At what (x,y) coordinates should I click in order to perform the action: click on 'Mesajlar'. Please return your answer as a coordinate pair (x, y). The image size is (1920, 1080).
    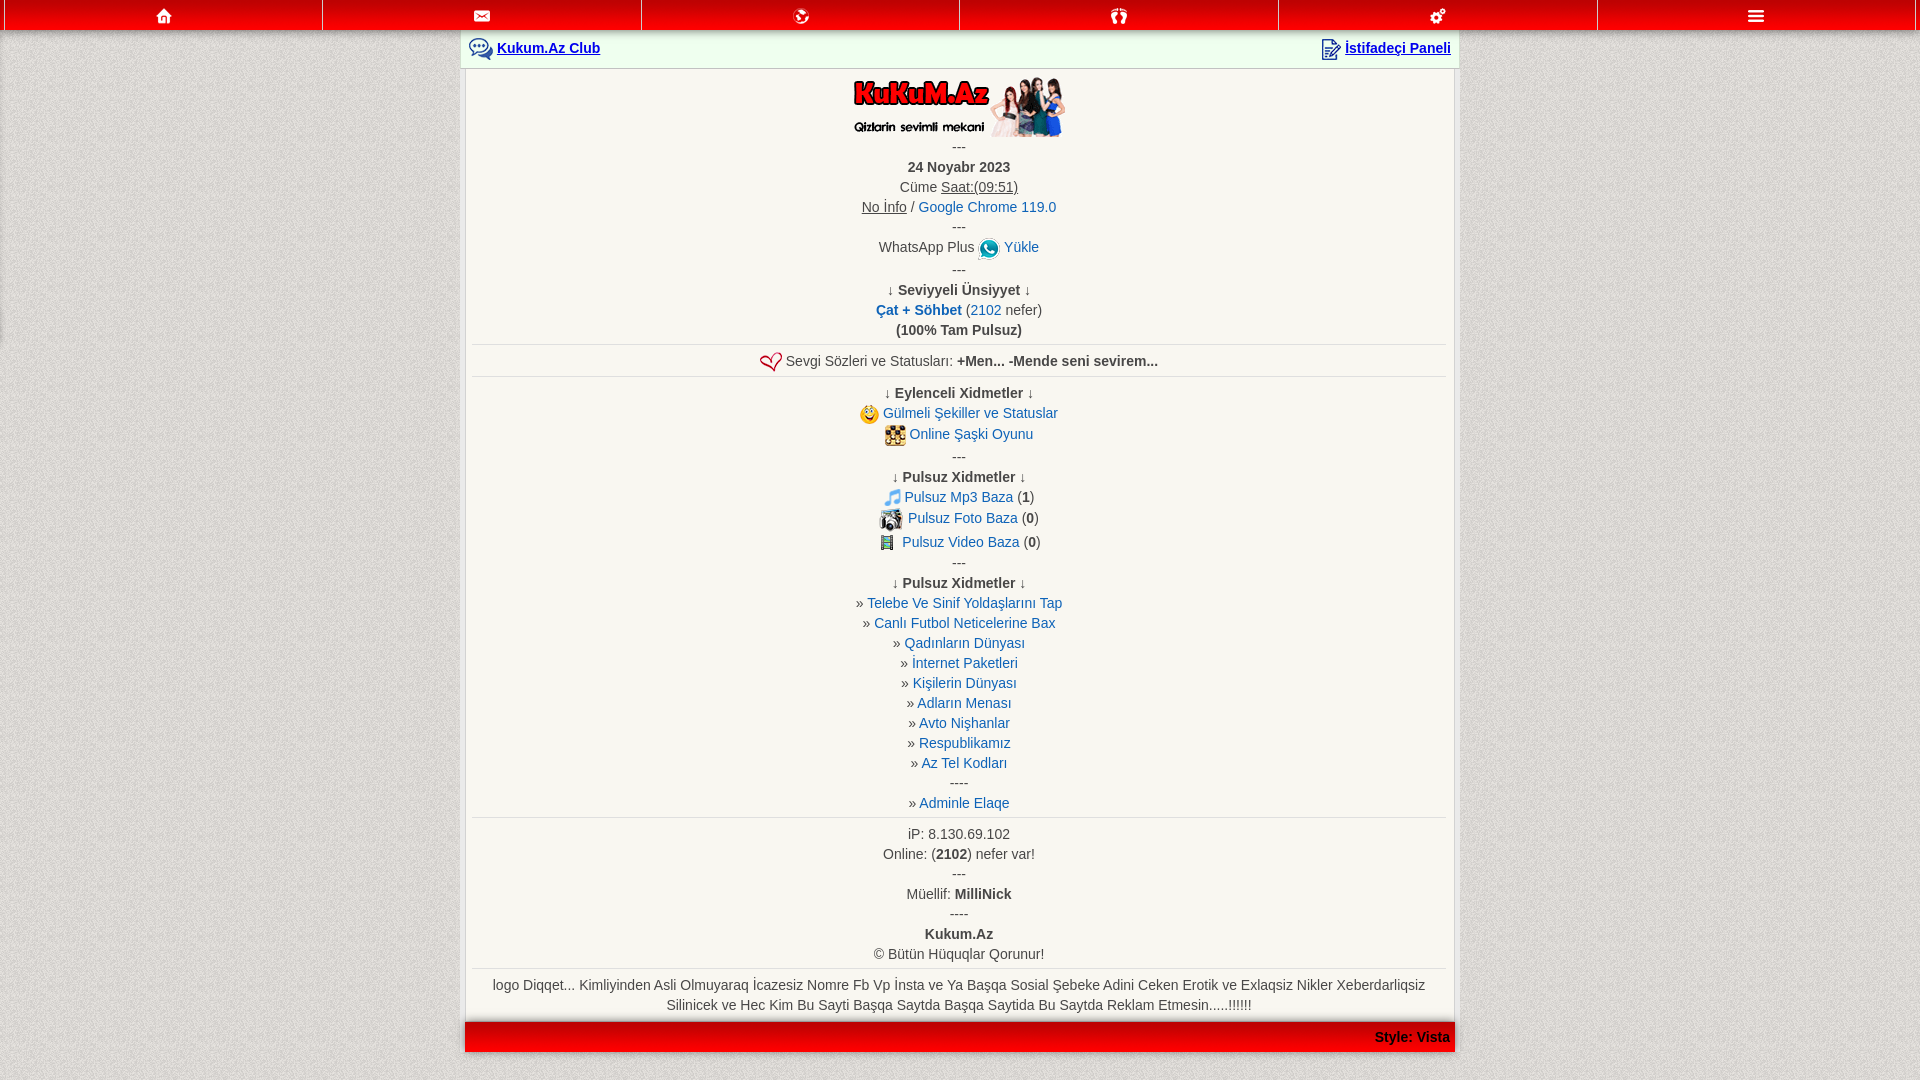
    Looking at the image, I should click on (481, 15).